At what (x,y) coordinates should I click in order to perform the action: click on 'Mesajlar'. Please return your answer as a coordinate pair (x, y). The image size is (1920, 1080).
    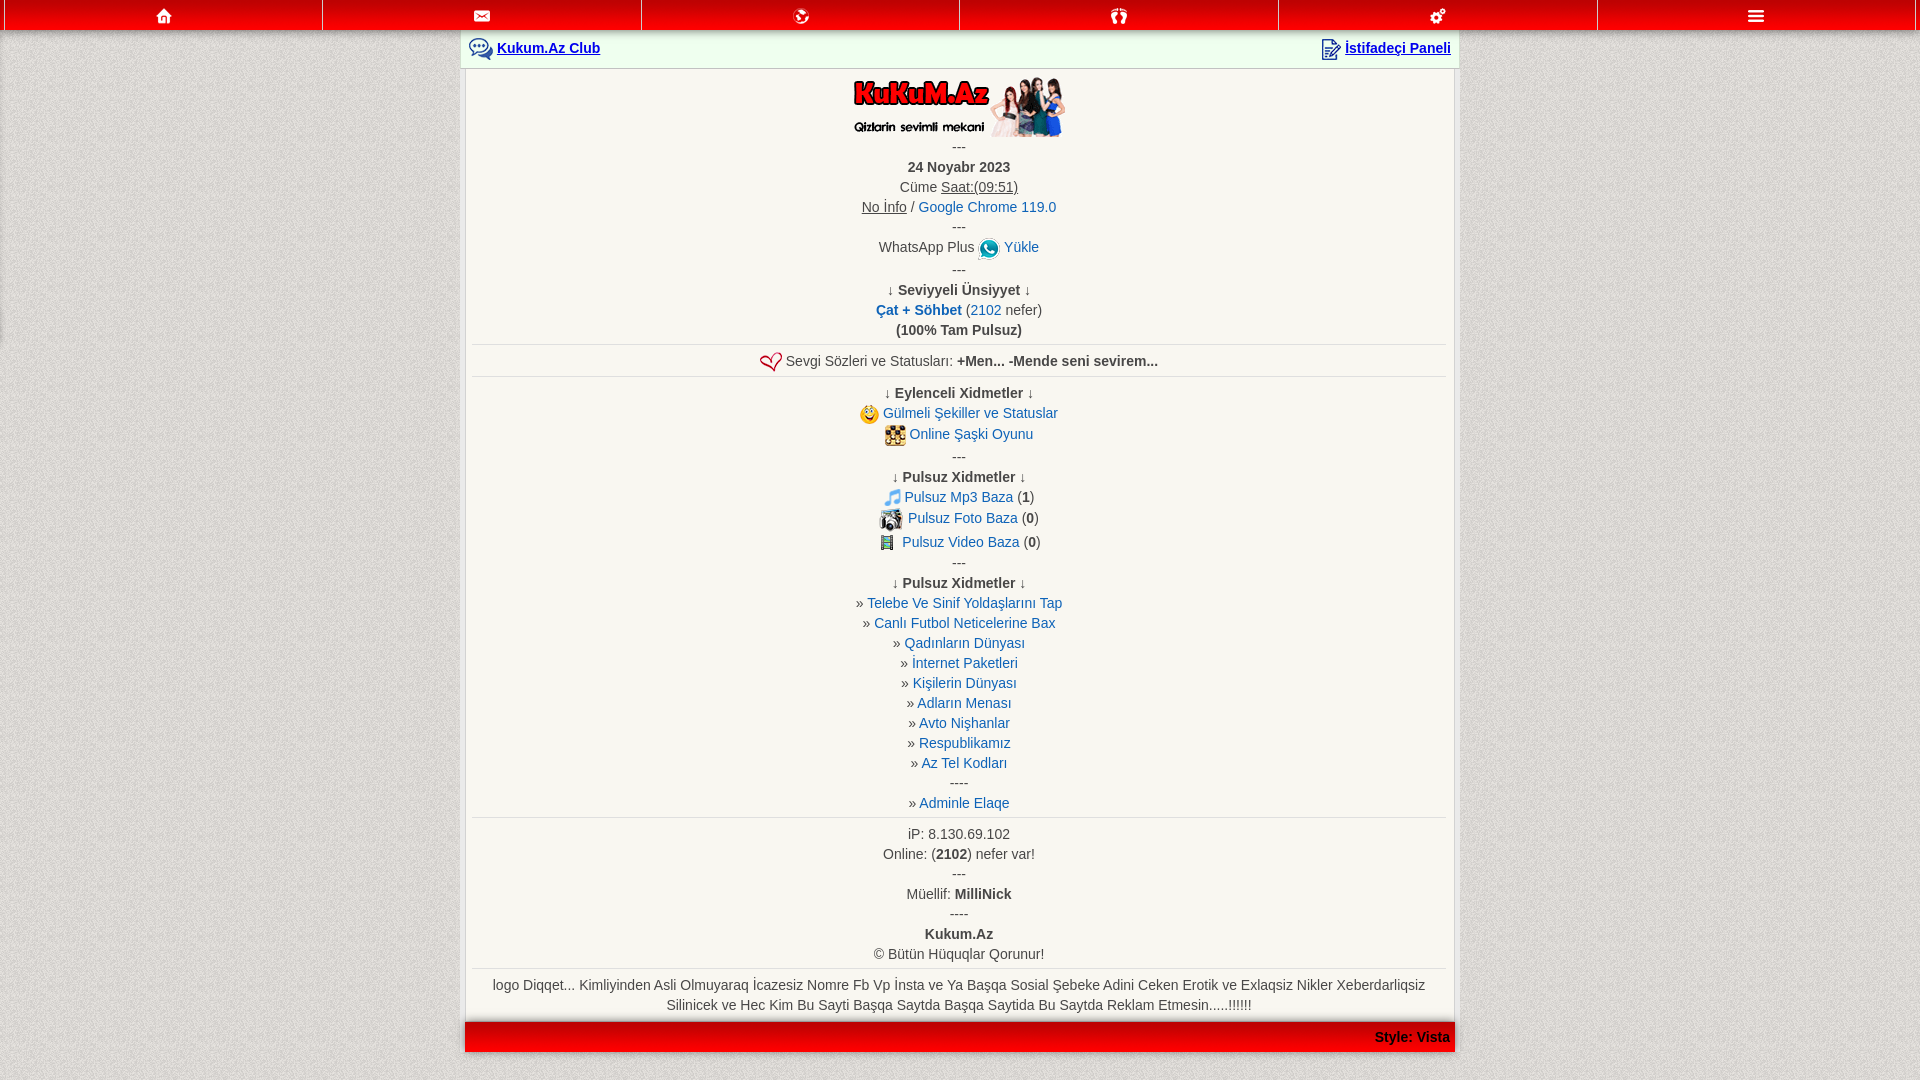
    Looking at the image, I should click on (481, 15).